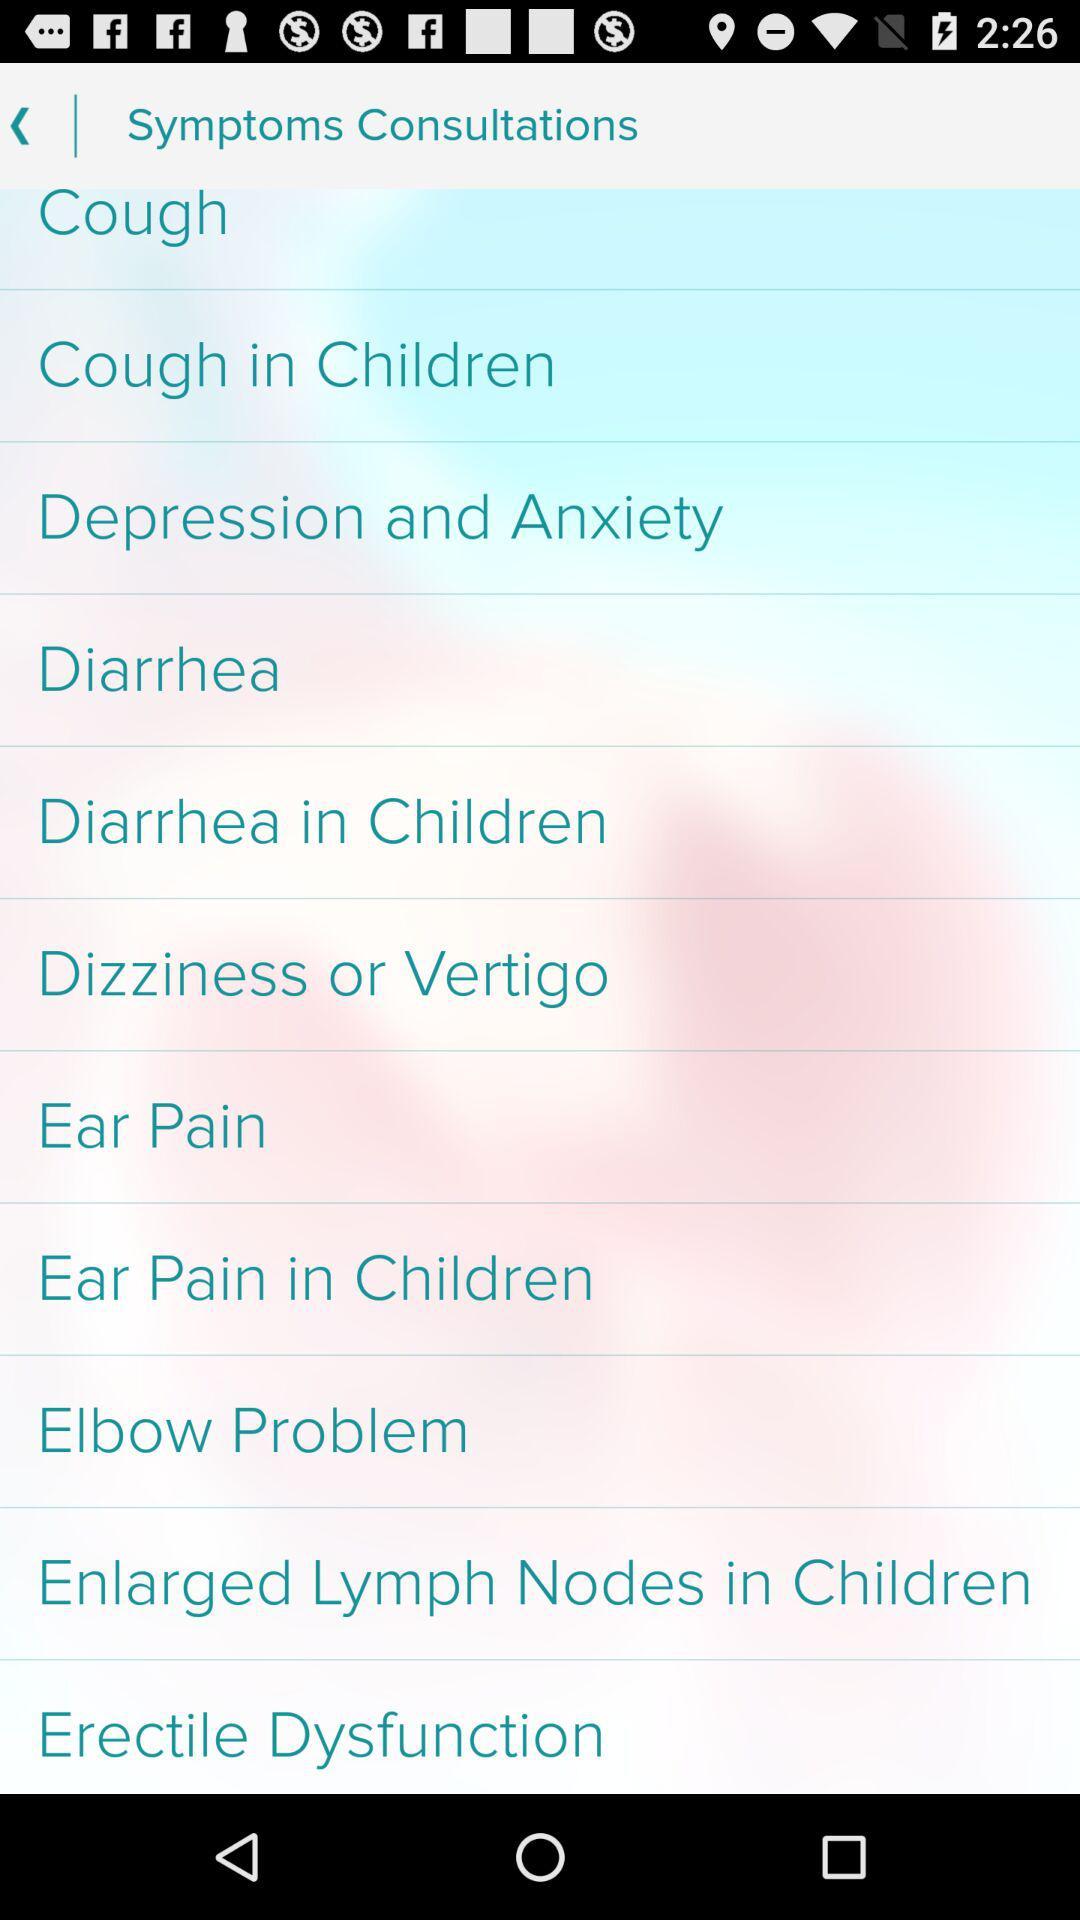 This screenshot has width=1080, height=1920. I want to click on dizziness or vertigo app, so click(540, 974).